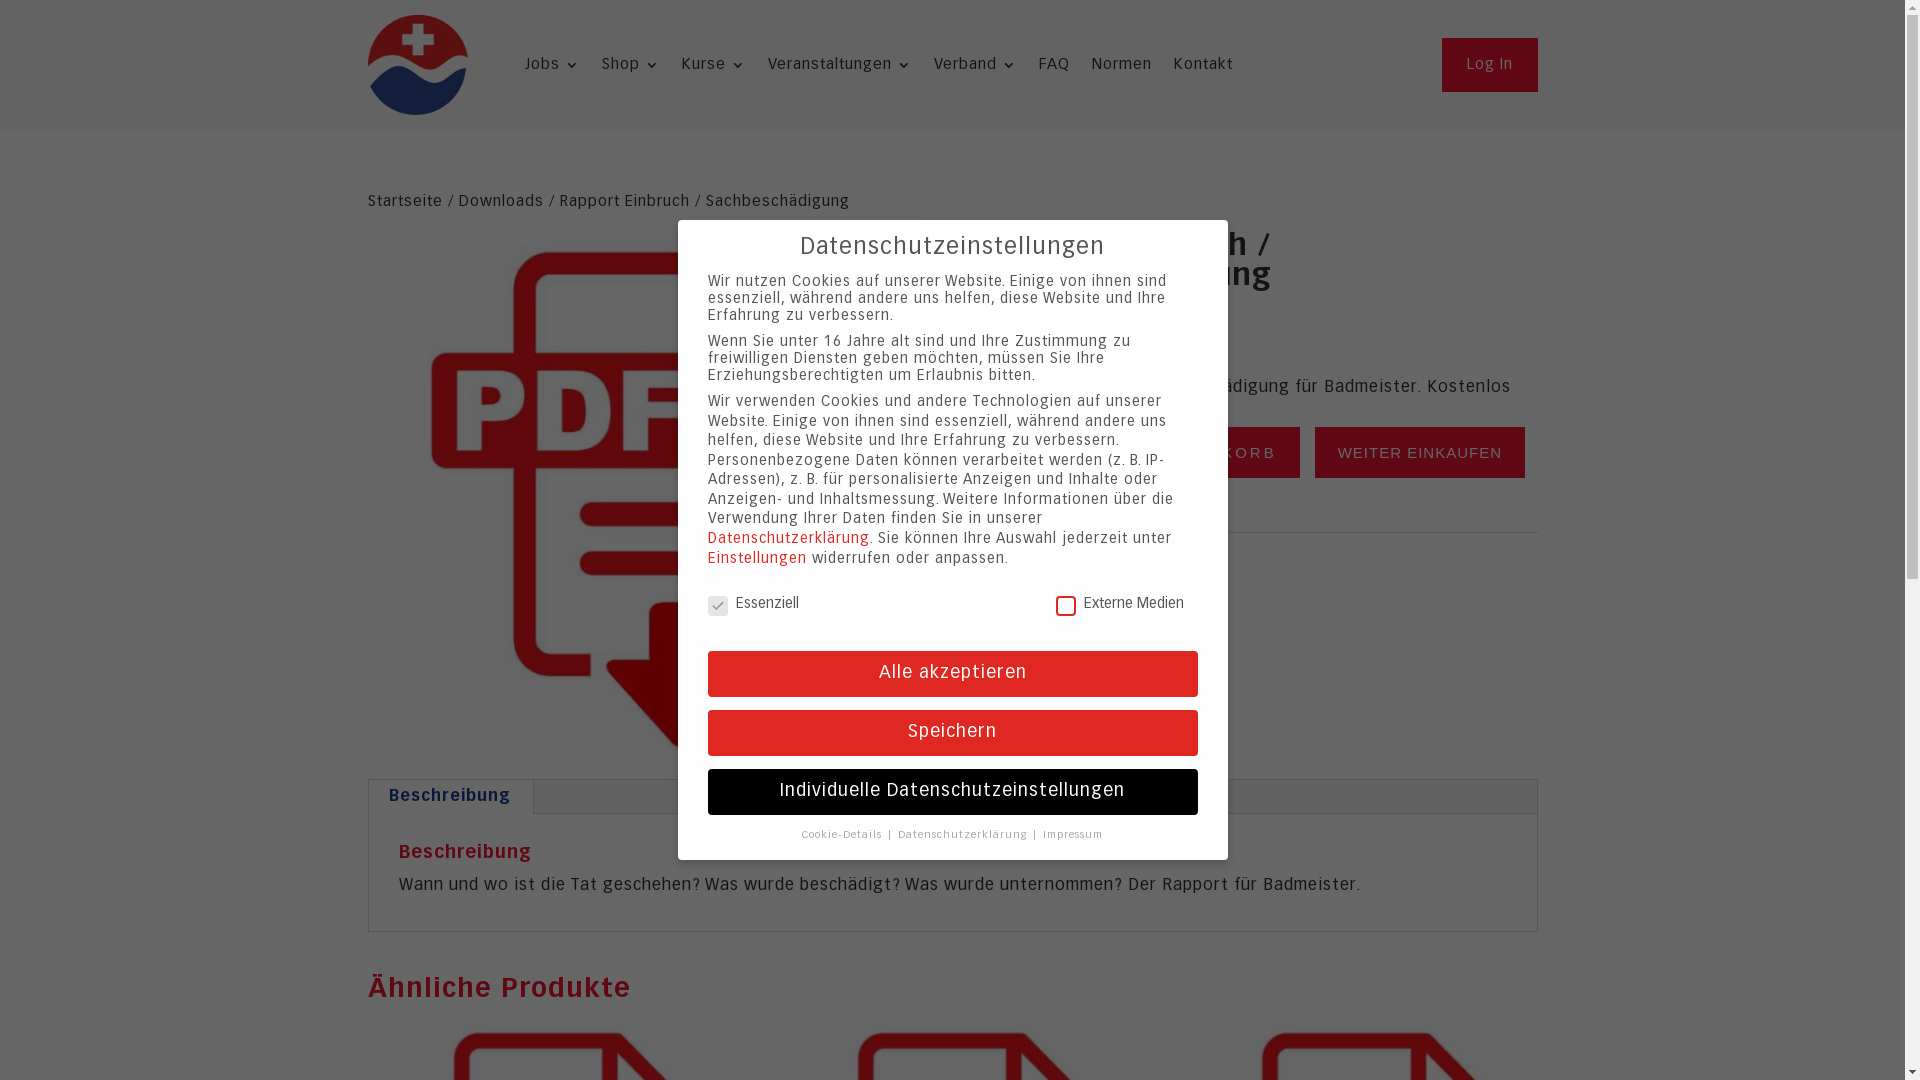 The height and width of the screenshot is (1080, 1920). Describe the element at coordinates (404, 201) in the screenshot. I see `'Startseite'` at that location.